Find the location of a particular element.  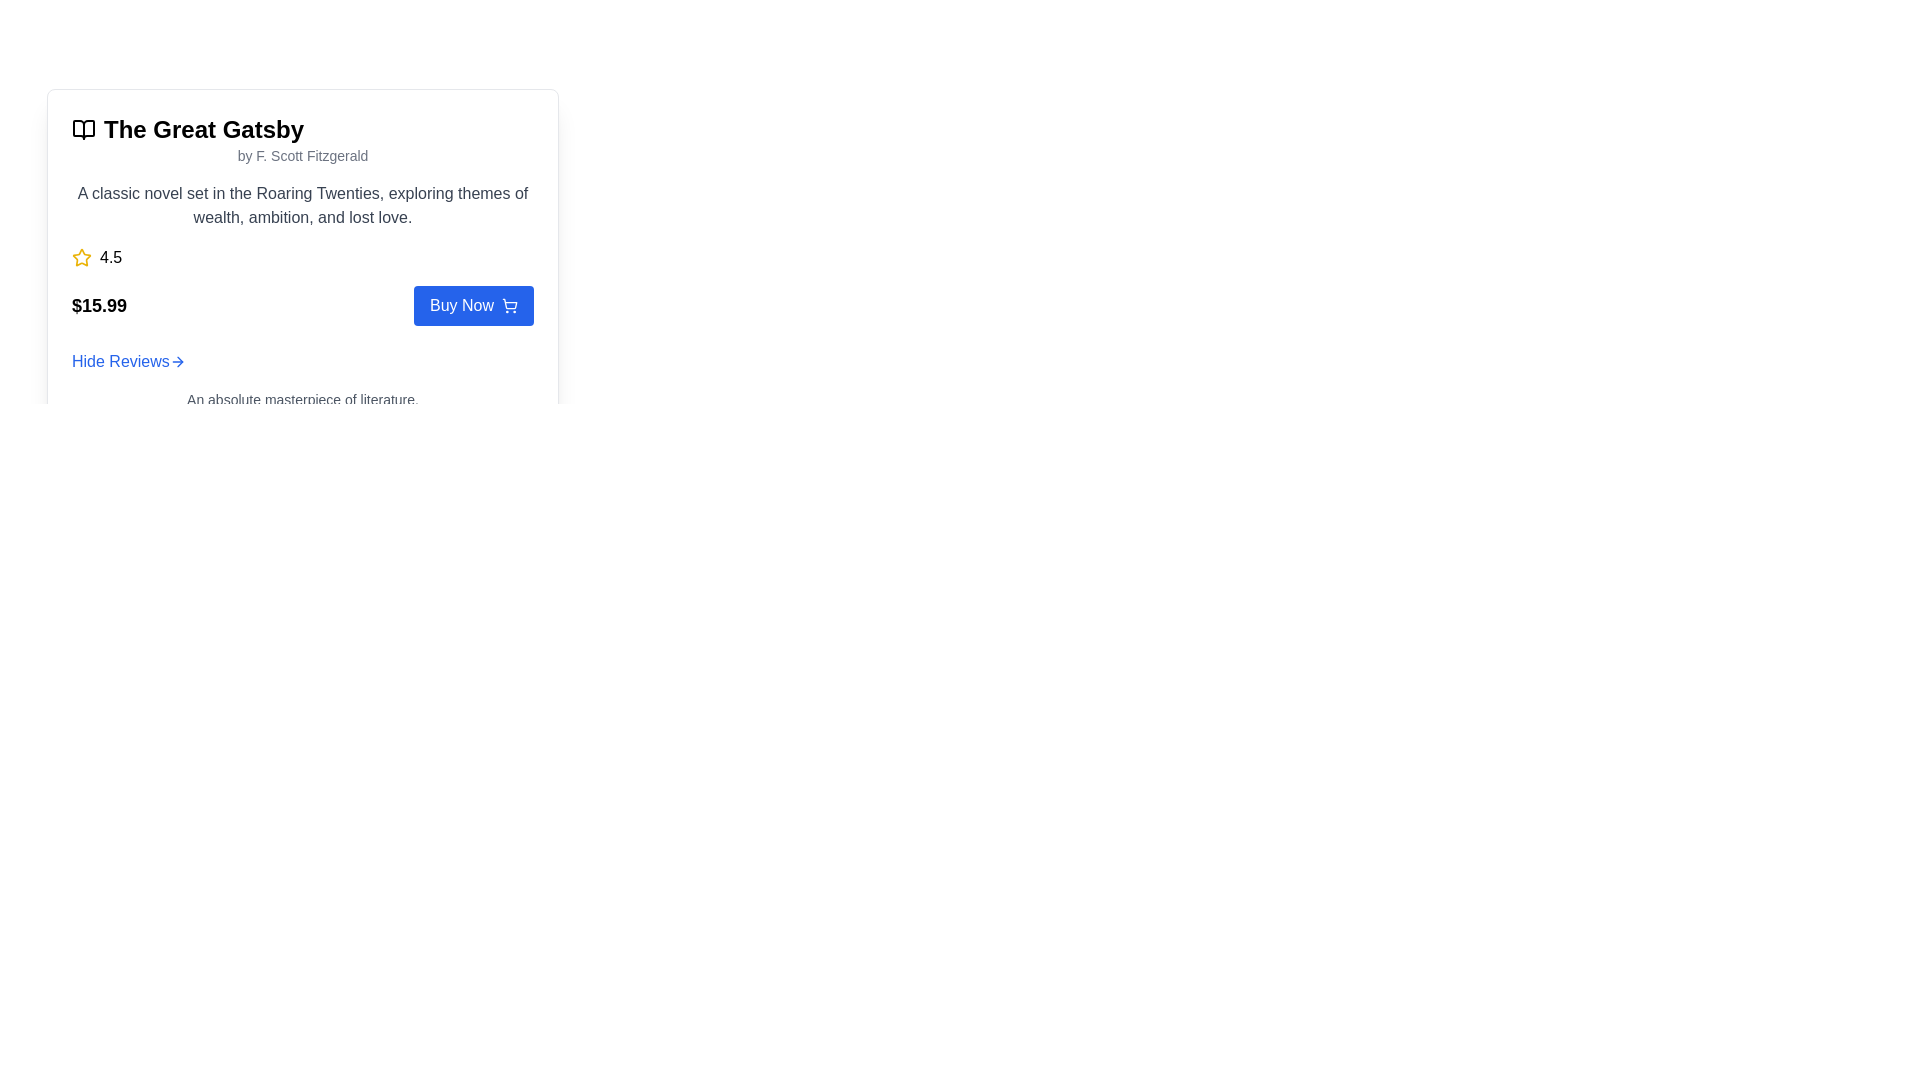

the shopping cart icon located on the 'Buy Now' button, positioned towards the right side of the button text, for accessibility is located at coordinates (509, 305).